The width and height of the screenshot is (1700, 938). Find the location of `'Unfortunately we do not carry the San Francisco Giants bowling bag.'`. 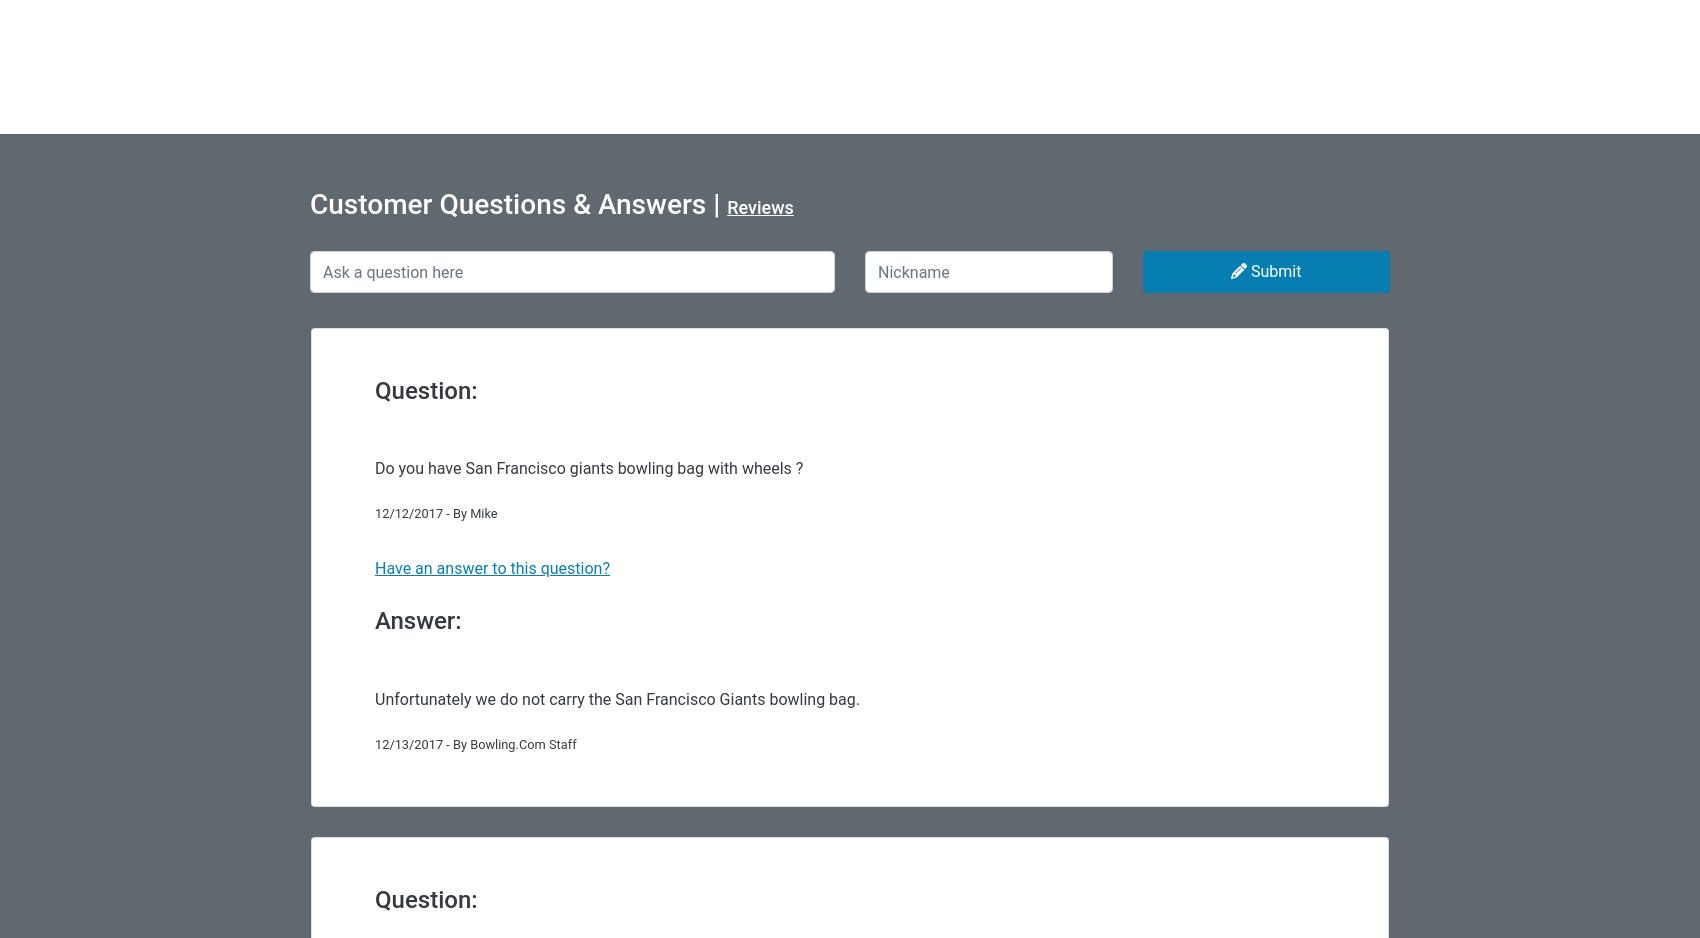

'Unfortunately we do not carry the San Francisco Giants bowling bag.' is located at coordinates (615, 698).